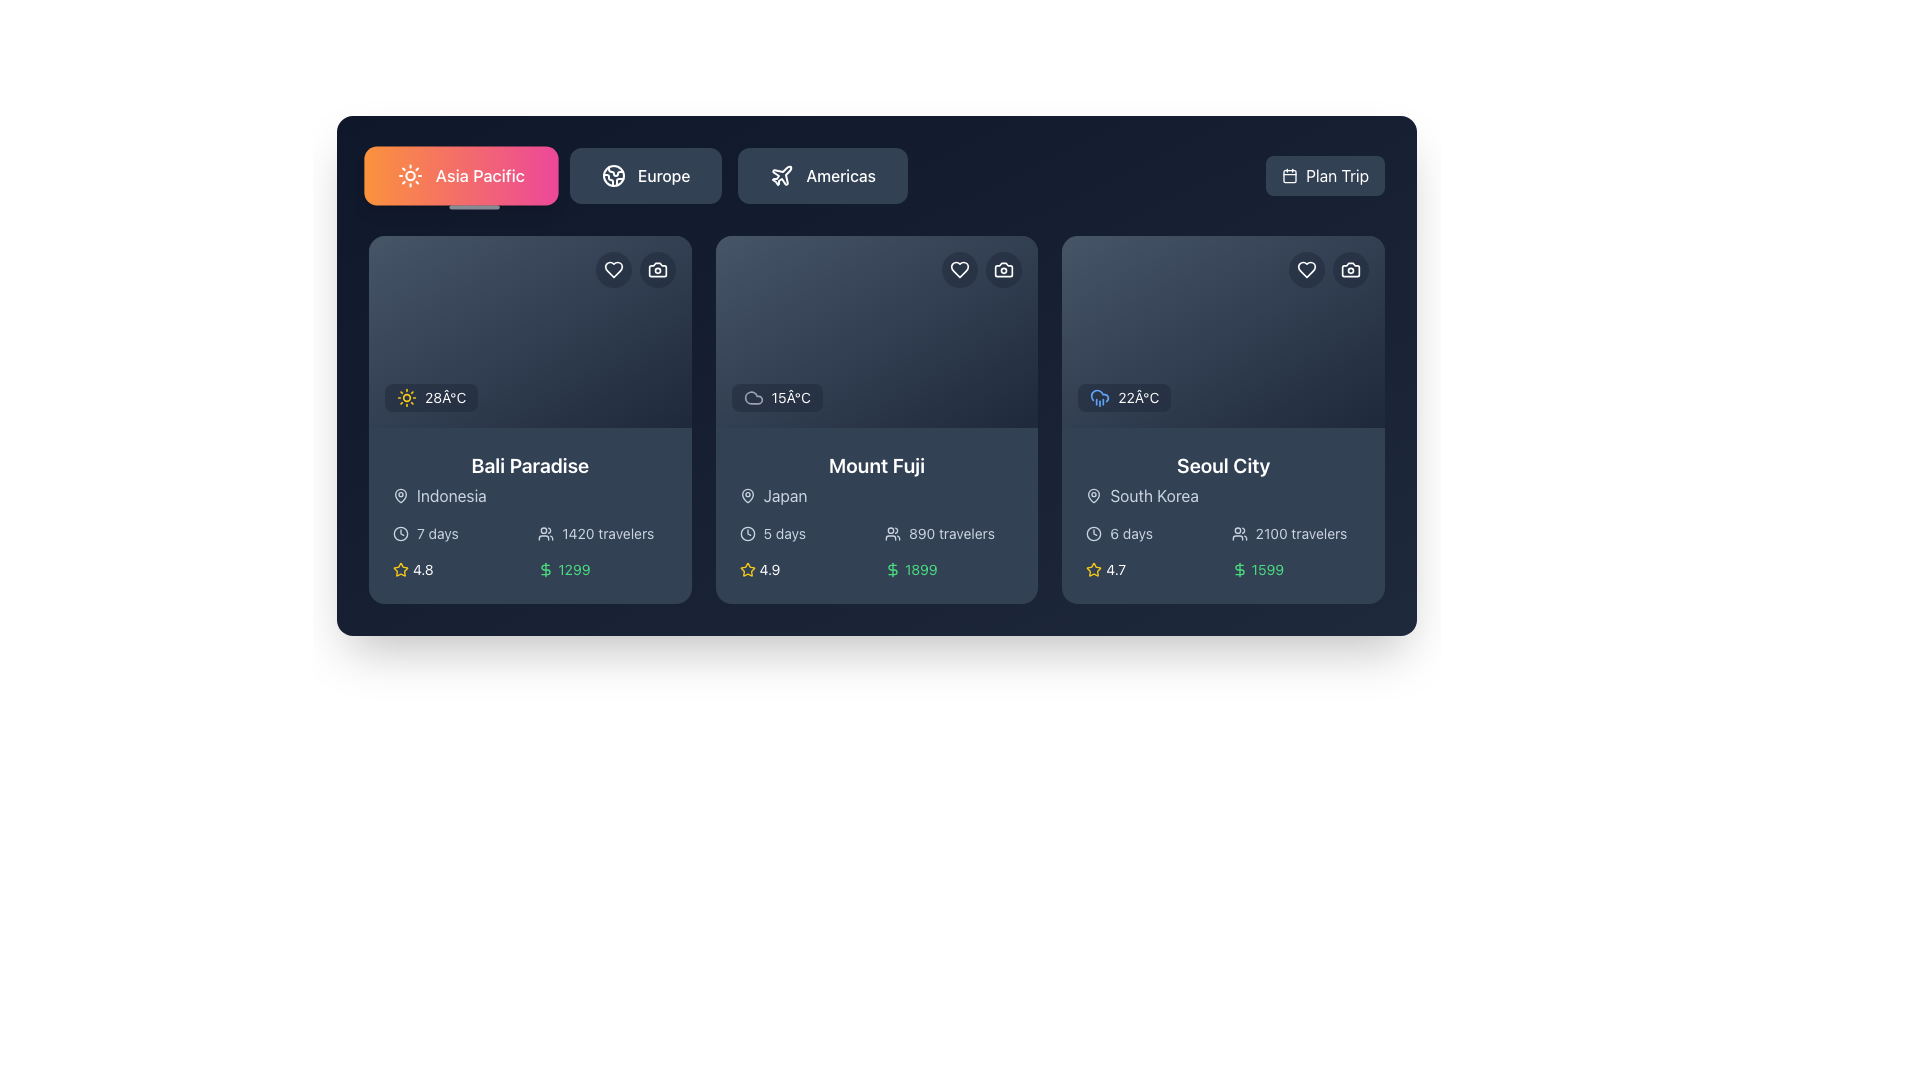 Image resolution: width=1920 pixels, height=1080 pixels. I want to click on the button labeled 'Americas', which is the third button in a group of three at the top of the central interface section, so click(823, 175).